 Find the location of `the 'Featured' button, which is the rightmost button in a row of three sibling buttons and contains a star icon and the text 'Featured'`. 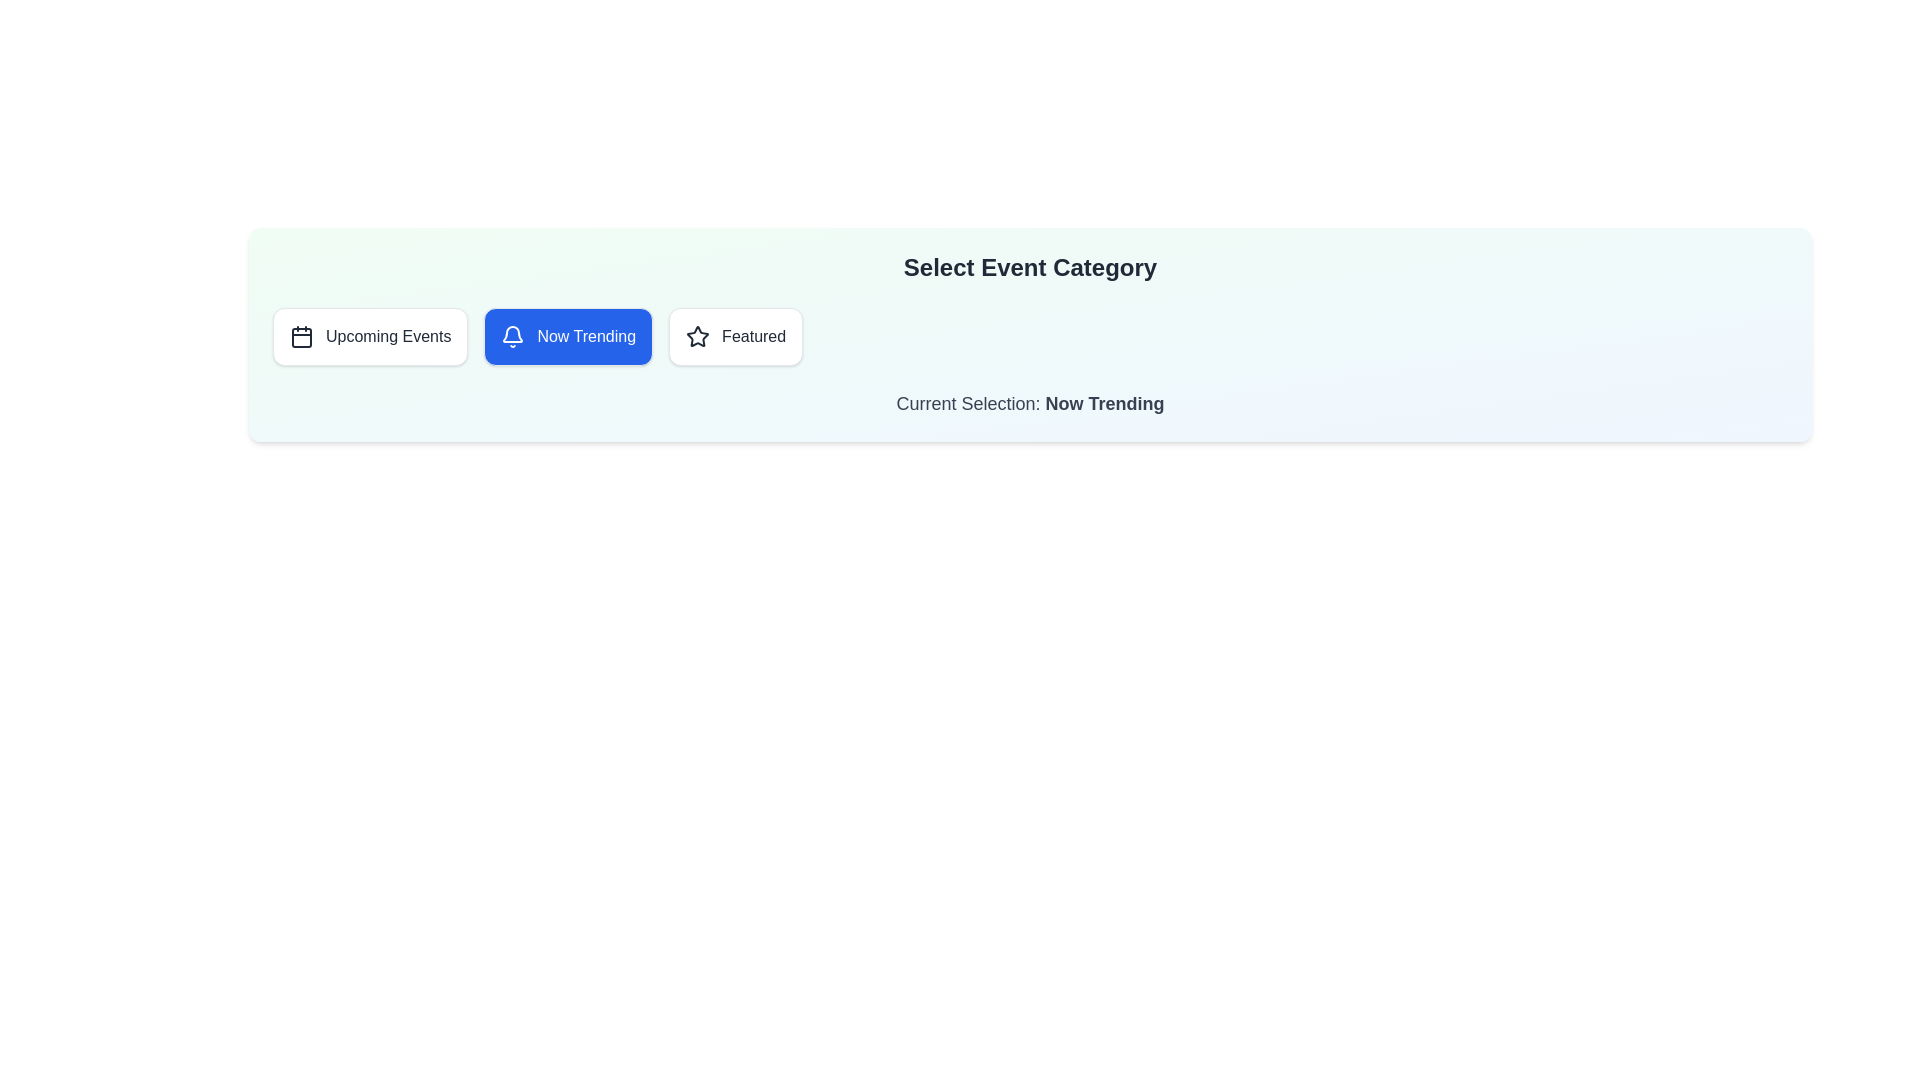

the 'Featured' button, which is the rightmost button in a row of three sibling buttons and contains a star icon and the text 'Featured' is located at coordinates (735, 335).